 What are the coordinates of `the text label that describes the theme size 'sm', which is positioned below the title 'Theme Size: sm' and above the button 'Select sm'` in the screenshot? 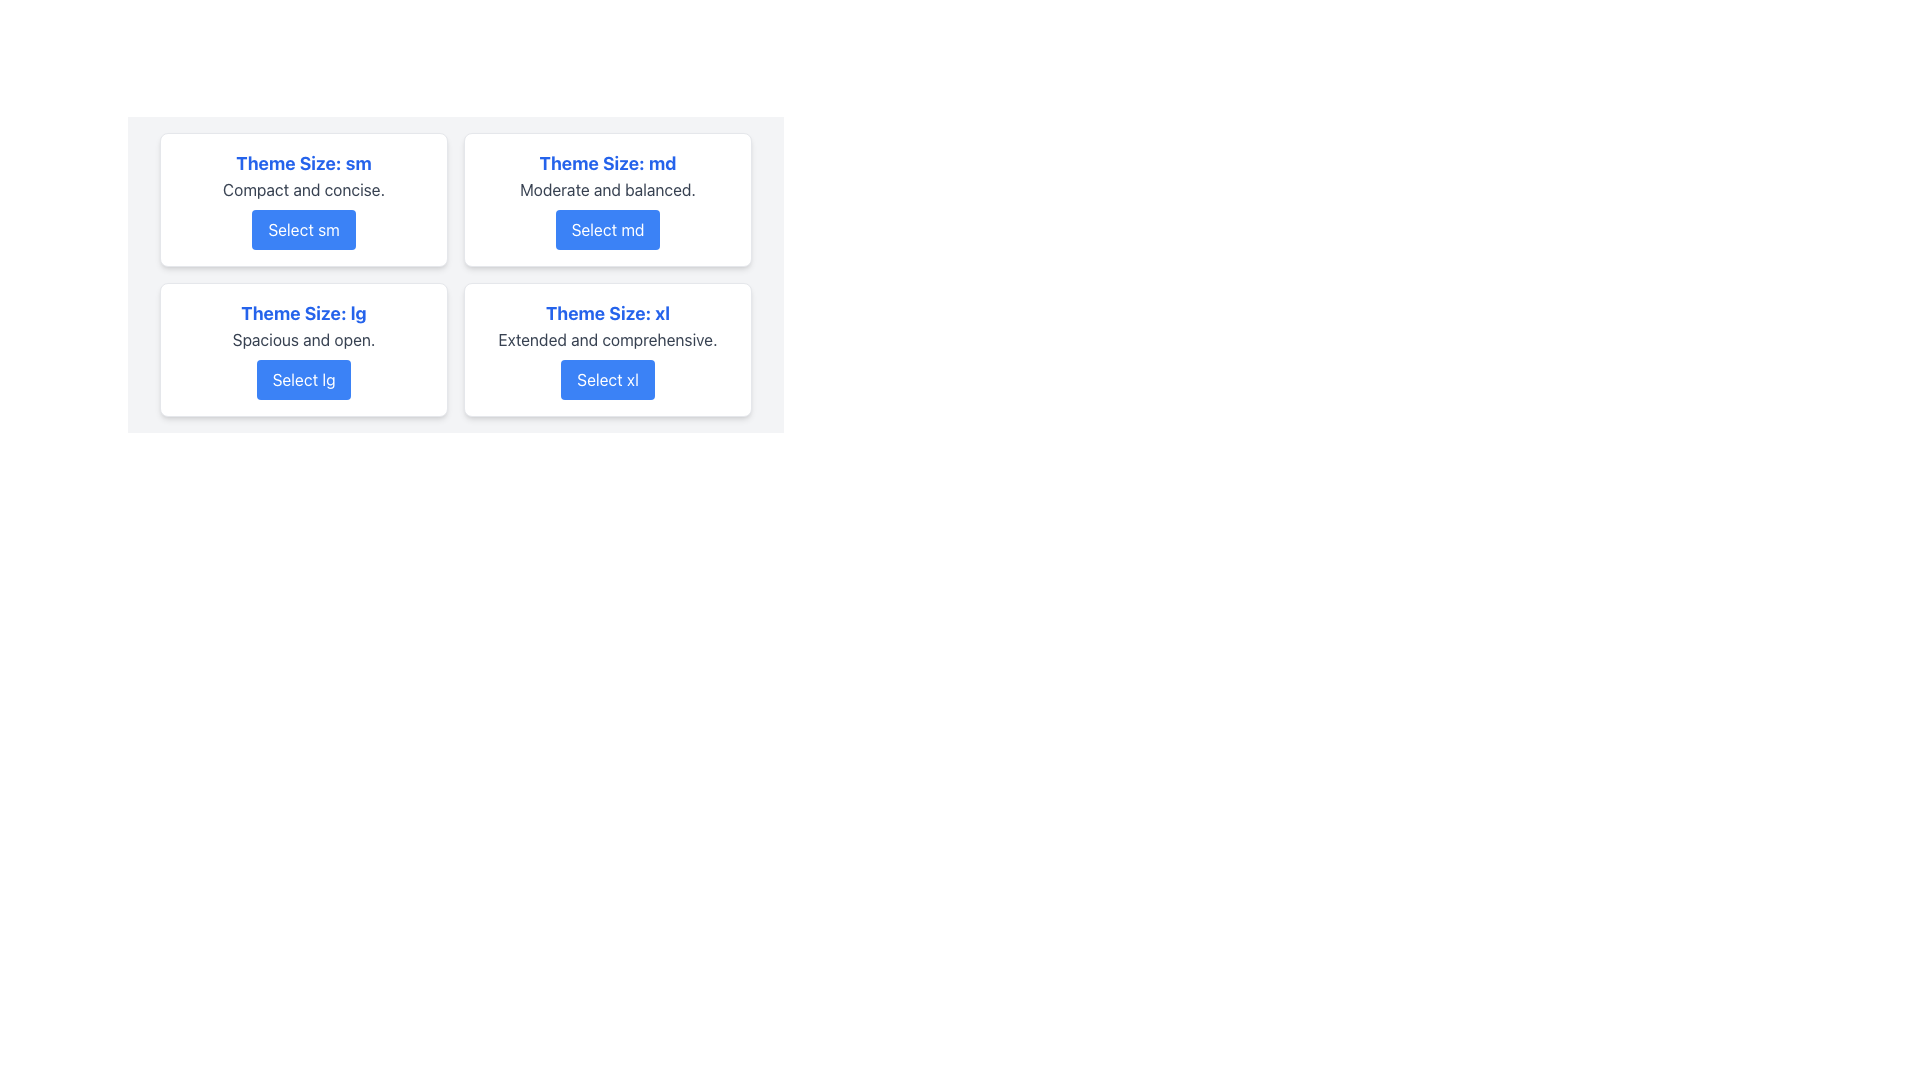 It's located at (302, 189).